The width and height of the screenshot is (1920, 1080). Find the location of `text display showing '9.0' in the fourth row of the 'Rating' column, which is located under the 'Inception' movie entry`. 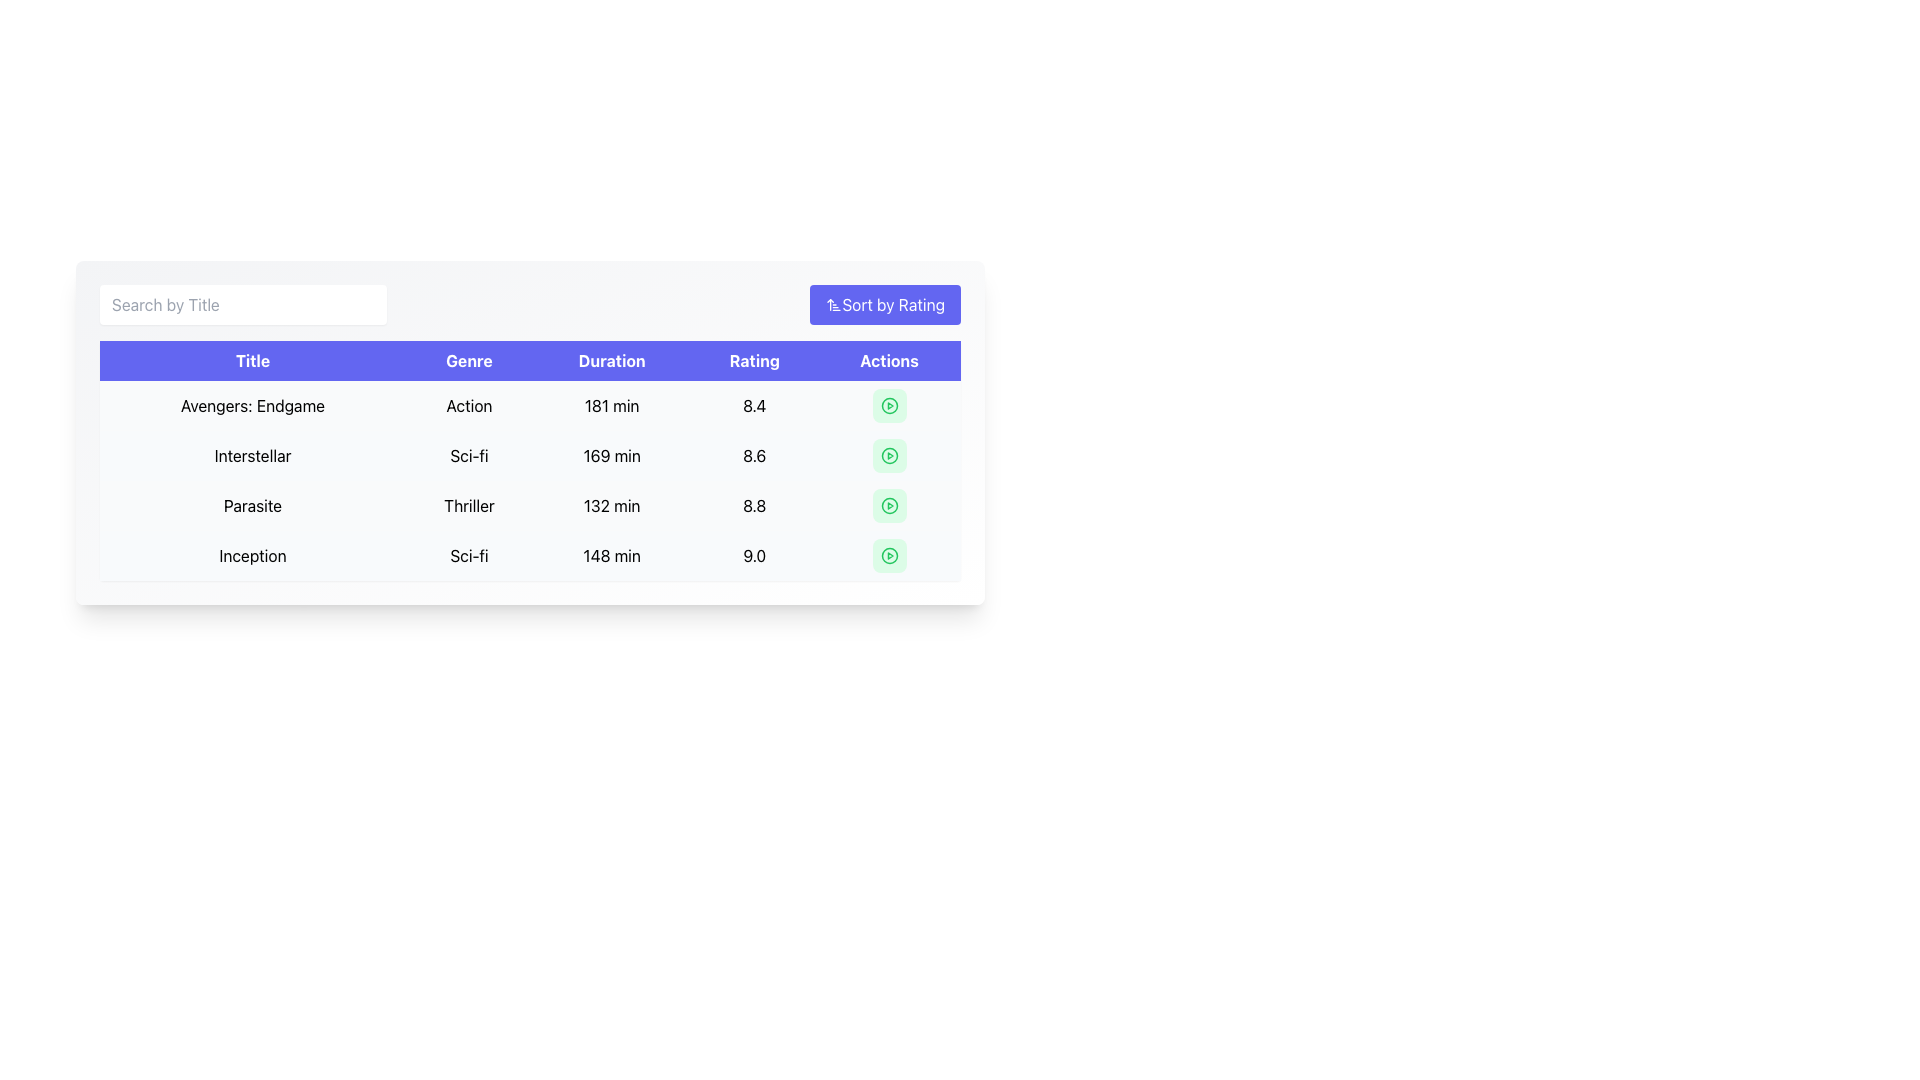

text display showing '9.0' in the fourth row of the 'Rating' column, which is located under the 'Inception' movie entry is located at coordinates (753, 555).